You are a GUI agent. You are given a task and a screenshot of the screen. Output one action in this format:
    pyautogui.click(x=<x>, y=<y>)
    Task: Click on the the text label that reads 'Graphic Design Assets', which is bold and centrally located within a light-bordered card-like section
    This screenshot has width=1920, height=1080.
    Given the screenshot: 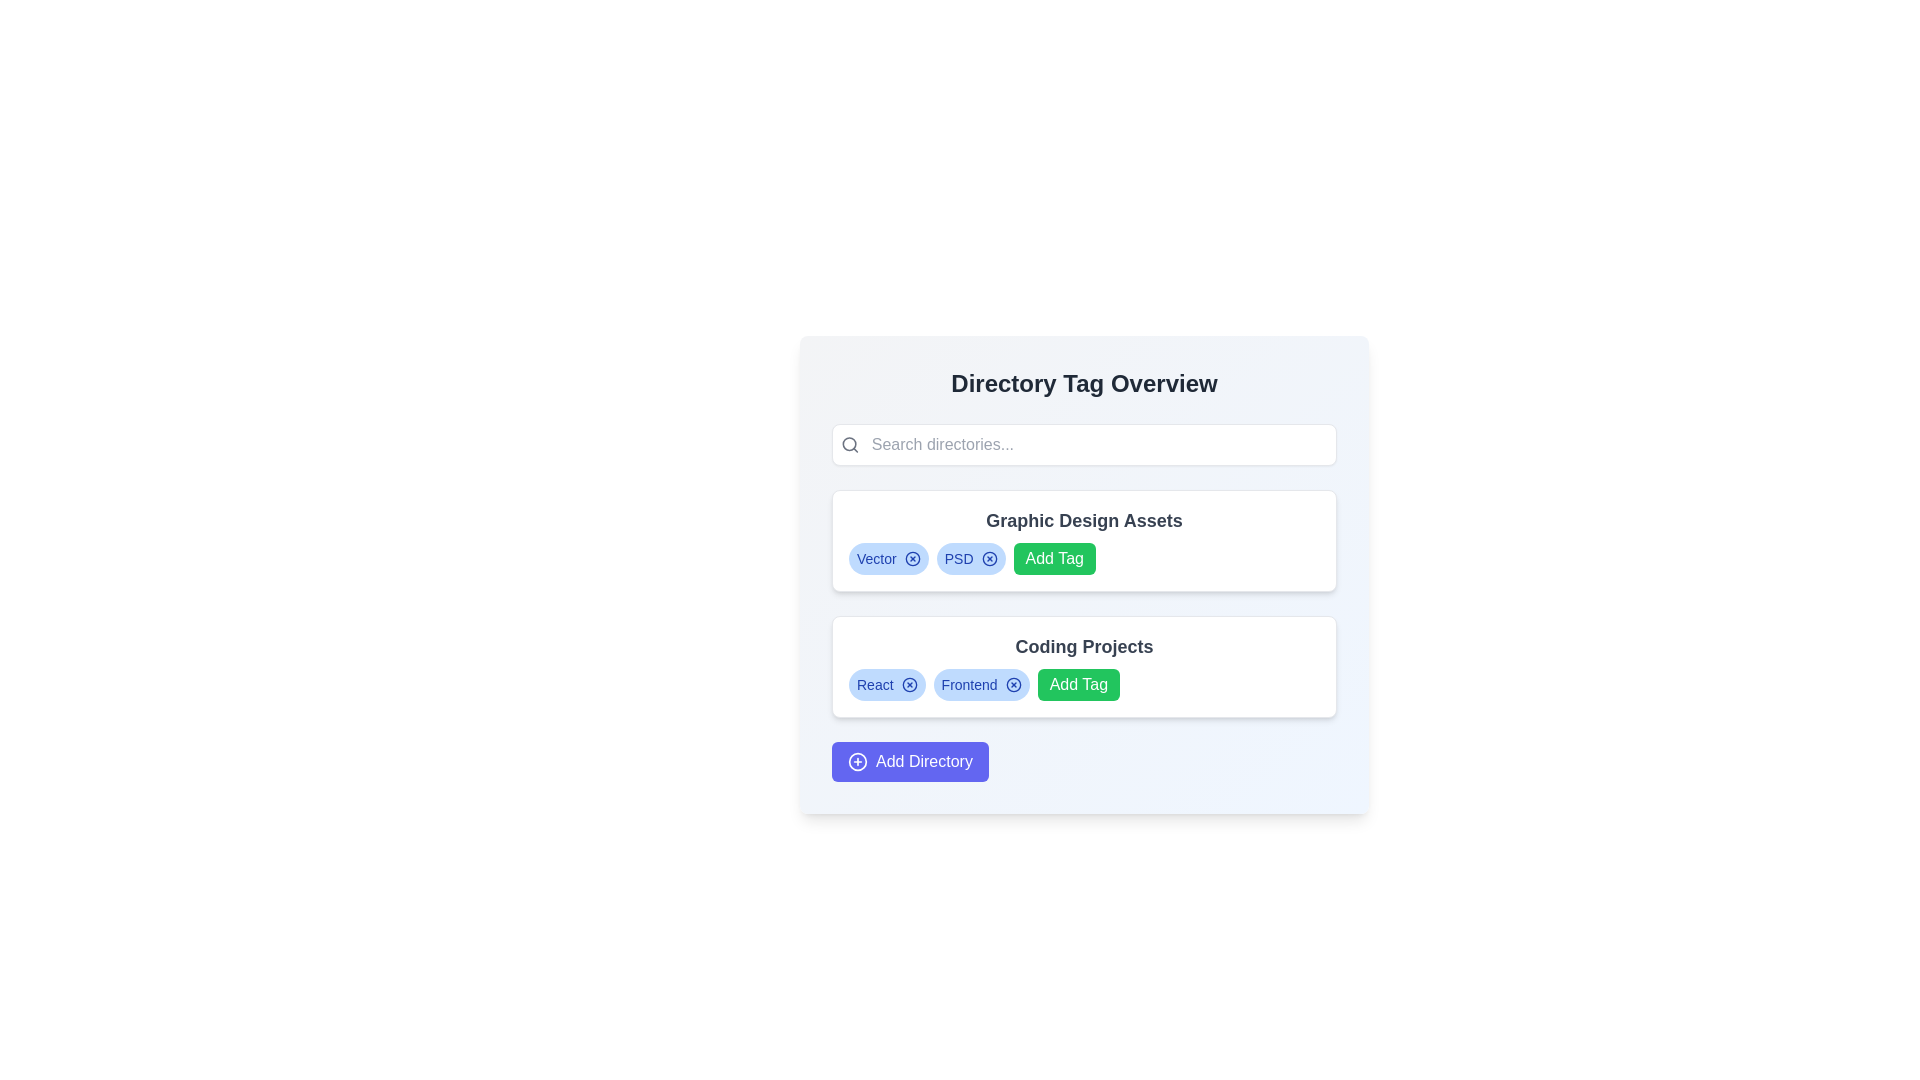 What is the action you would take?
    pyautogui.click(x=1083, y=519)
    